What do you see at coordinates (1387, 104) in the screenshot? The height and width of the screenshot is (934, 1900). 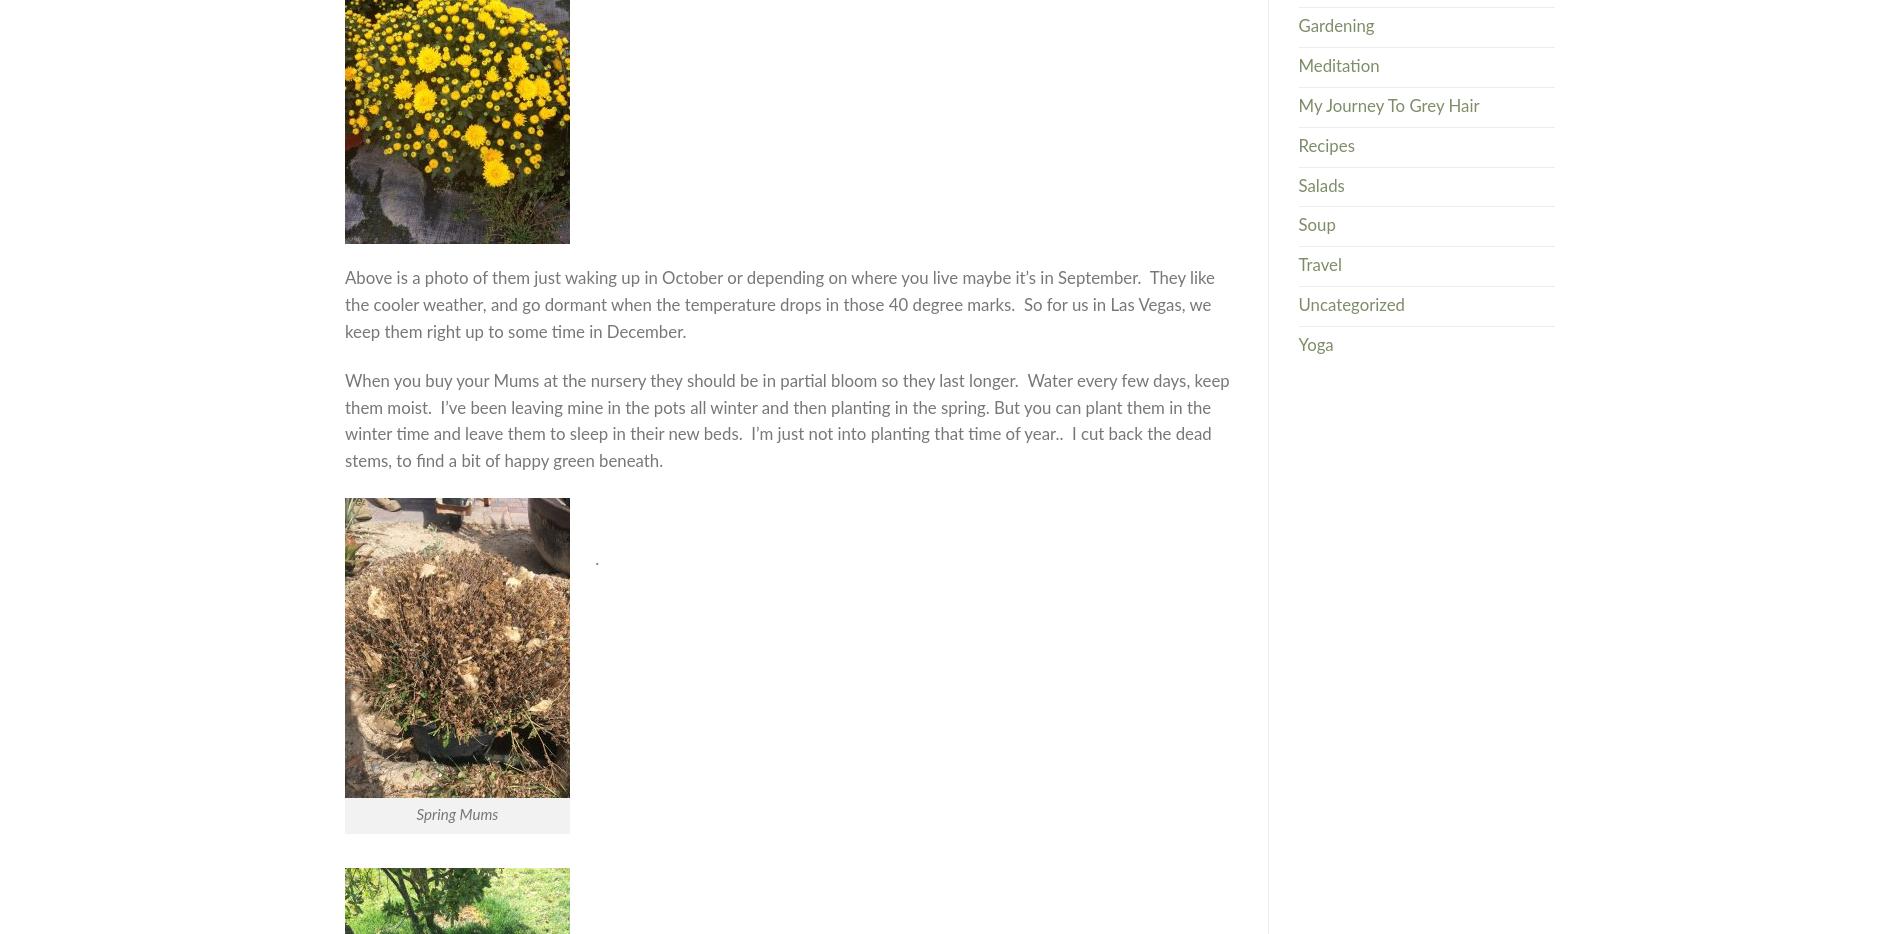 I see `'My Journey To Grey Hair'` at bounding box center [1387, 104].